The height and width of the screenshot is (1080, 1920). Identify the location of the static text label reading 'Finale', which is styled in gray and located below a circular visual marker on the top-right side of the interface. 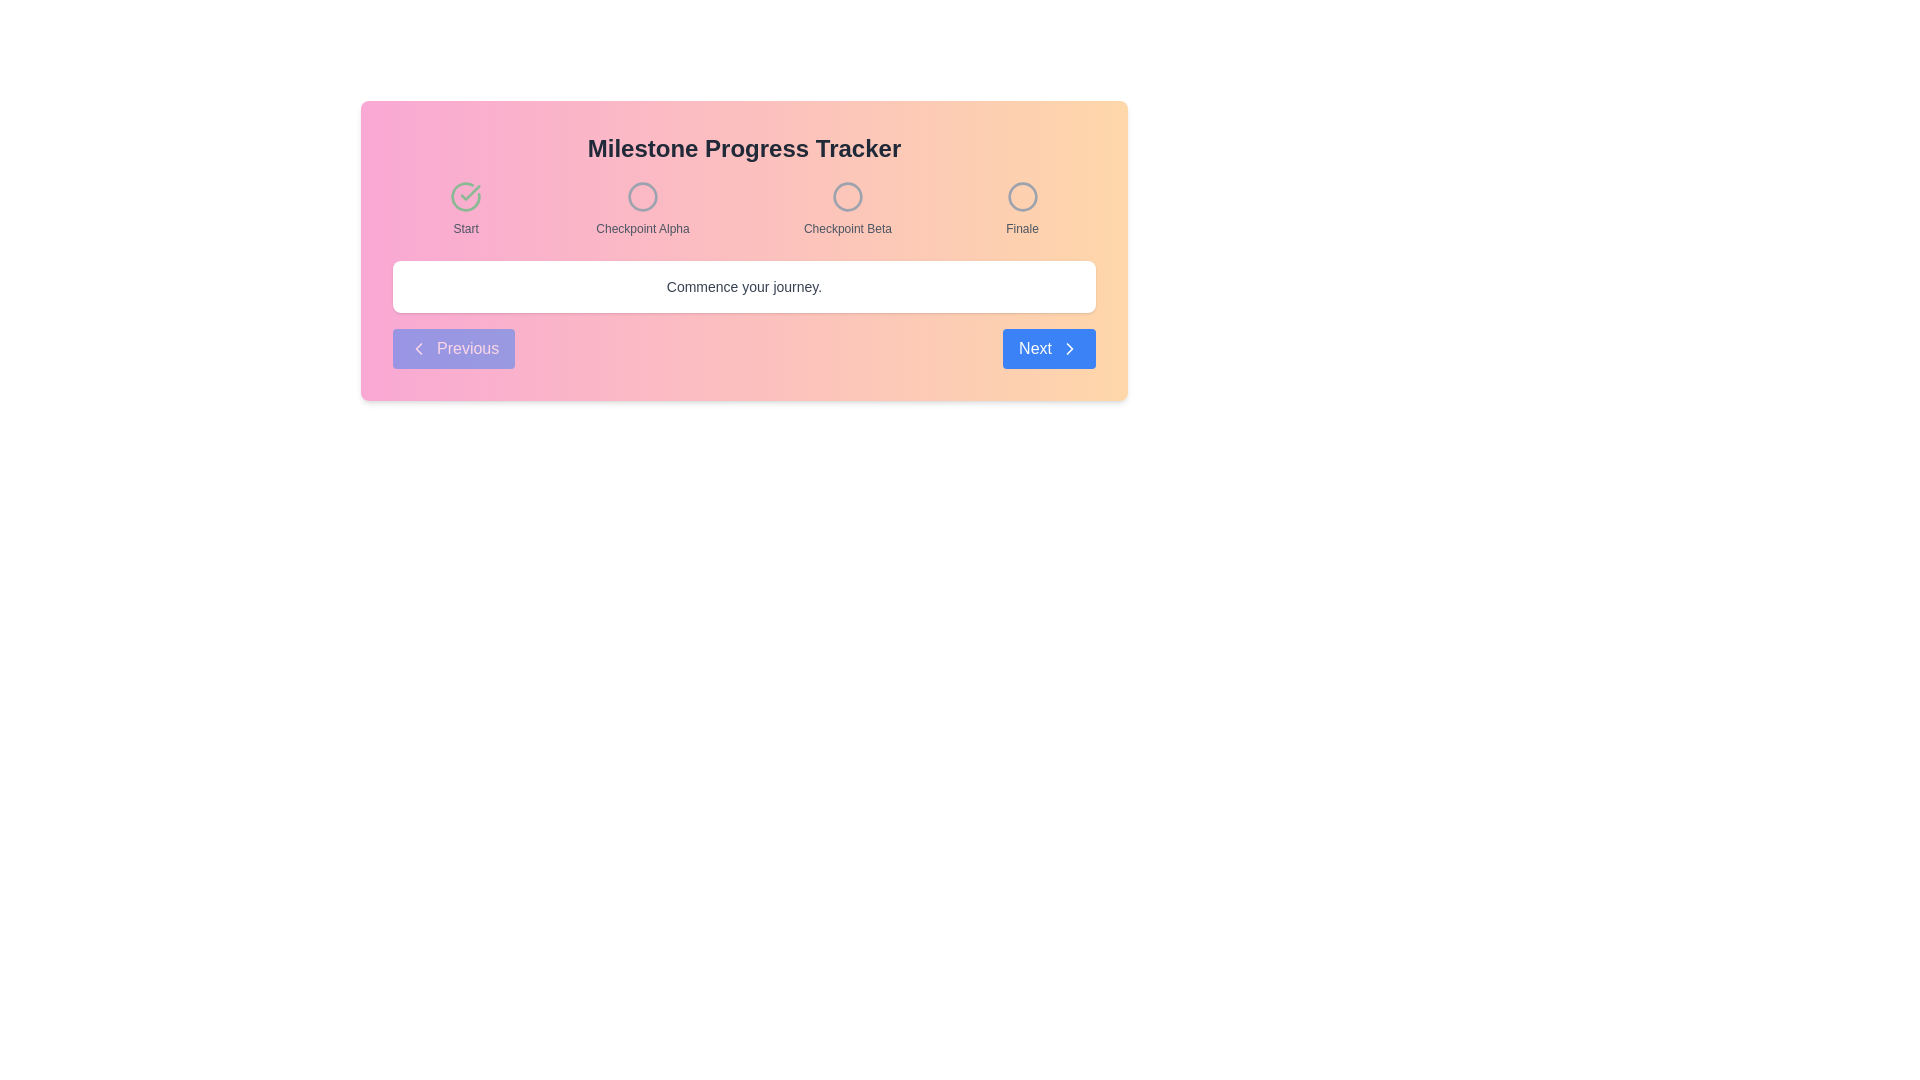
(1022, 227).